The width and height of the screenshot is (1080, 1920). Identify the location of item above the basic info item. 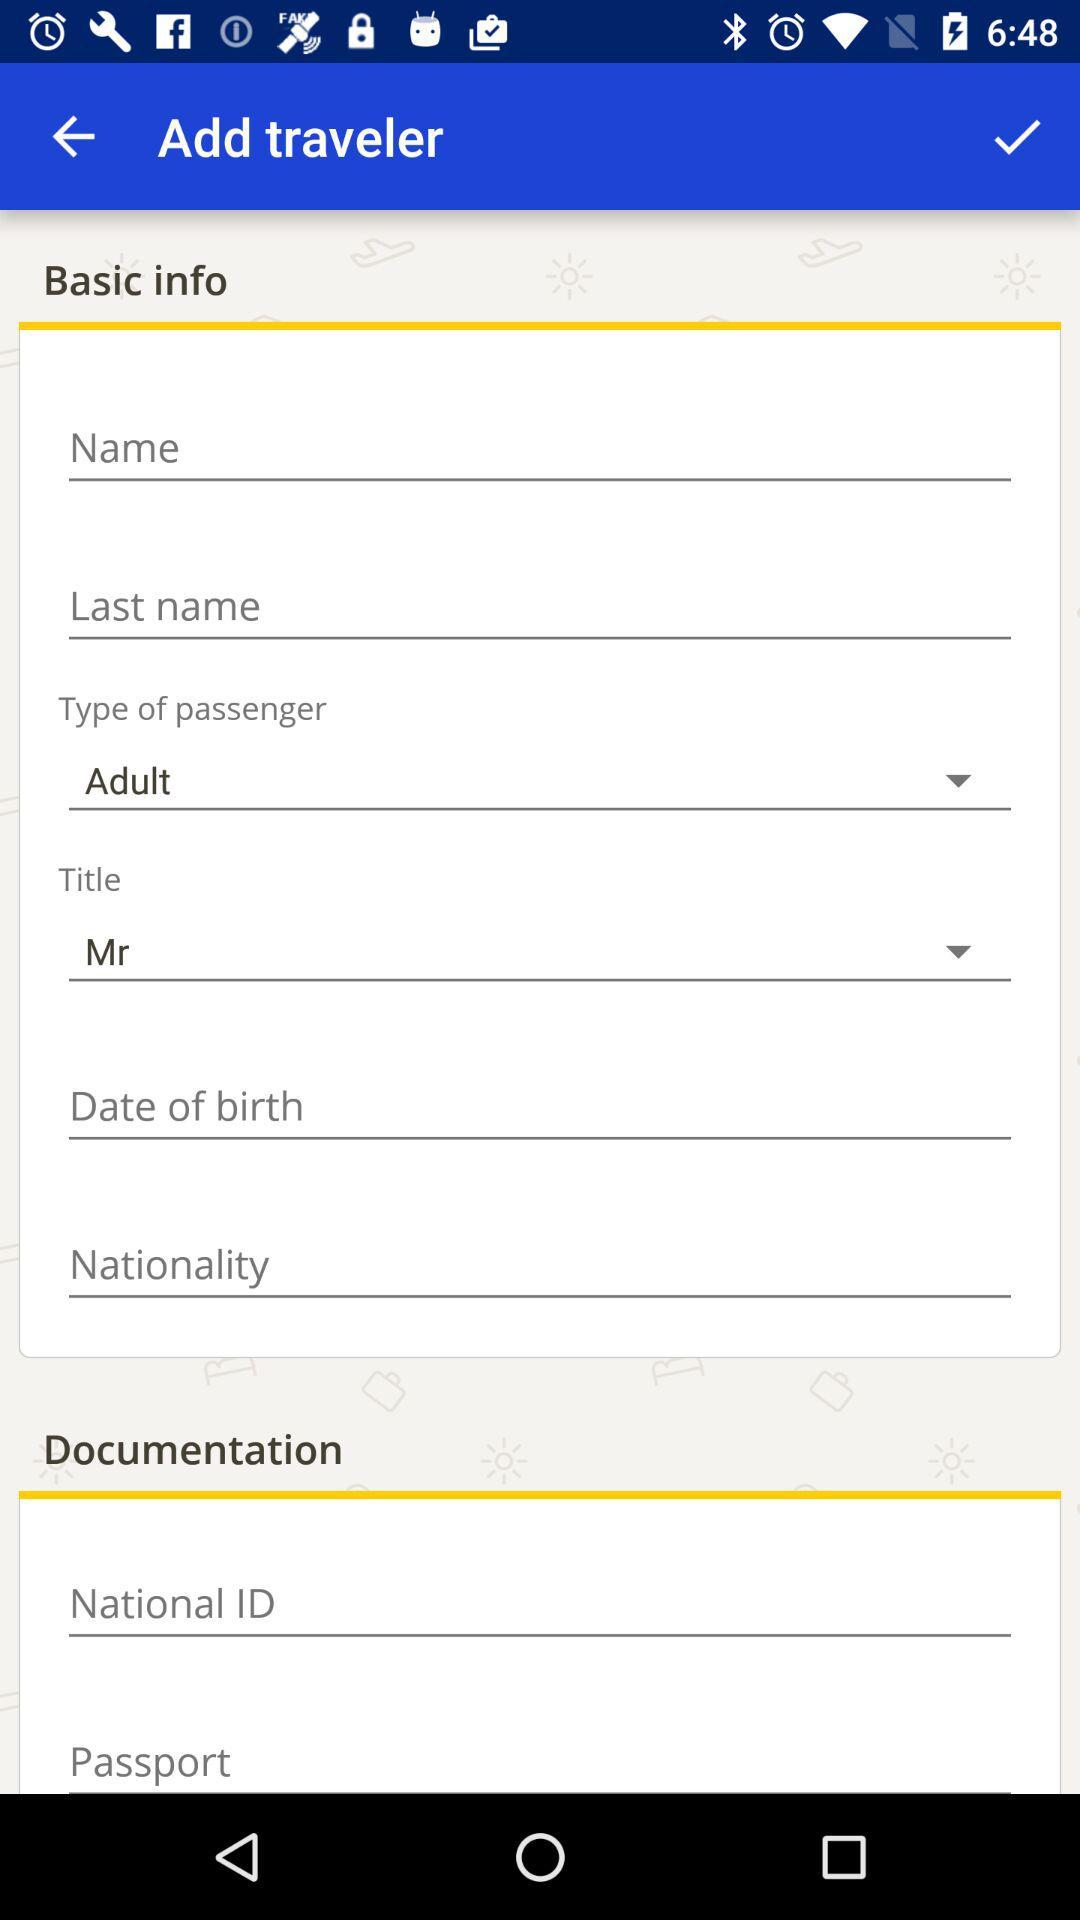
(72, 135).